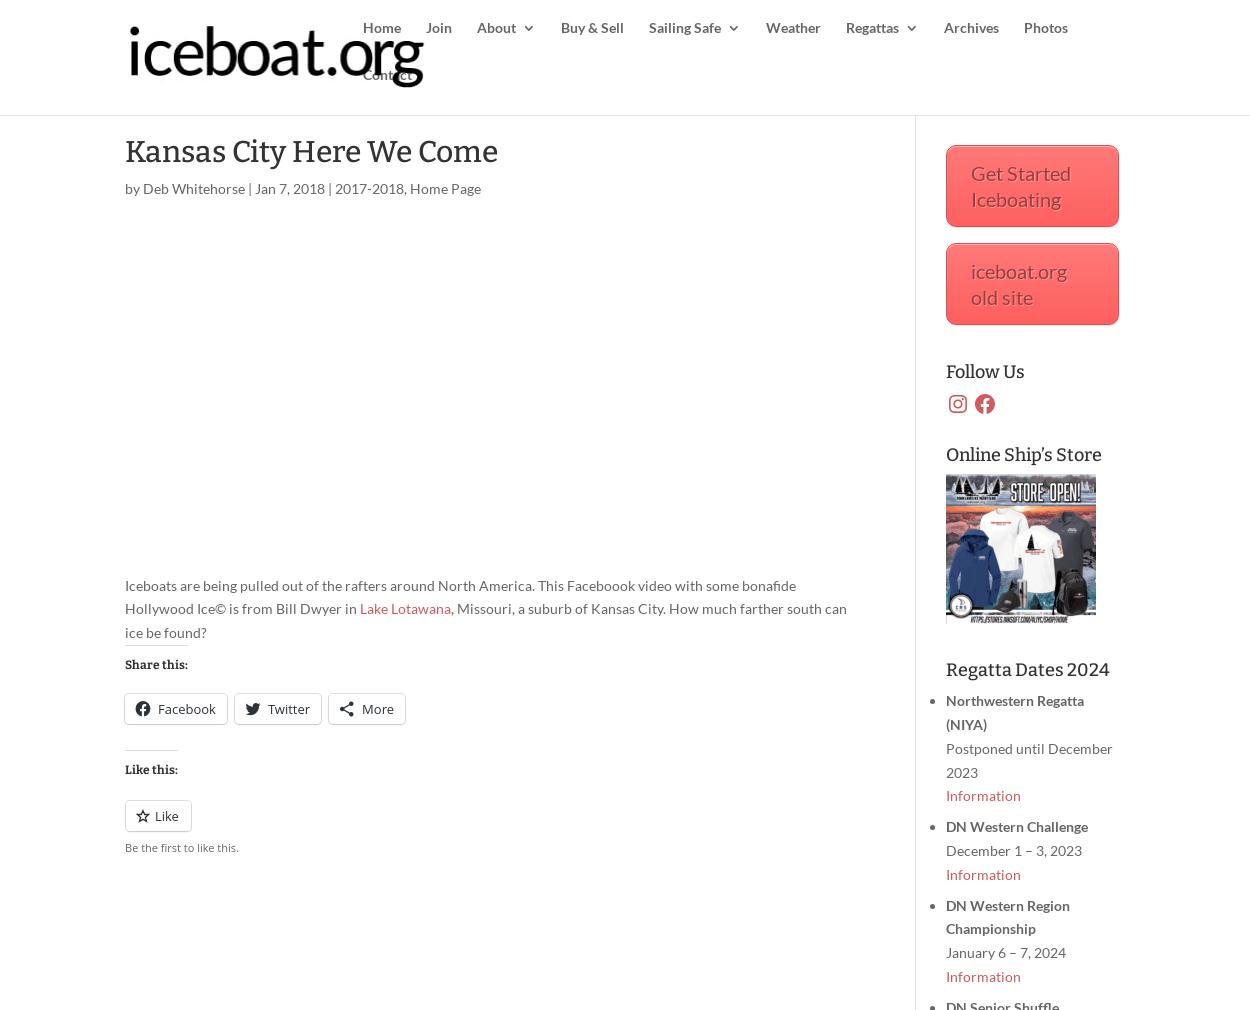 This screenshot has width=1250, height=1010. Describe the element at coordinates (943, 161) in the screenshot. I see `'Northwest Regatta'` at that location.